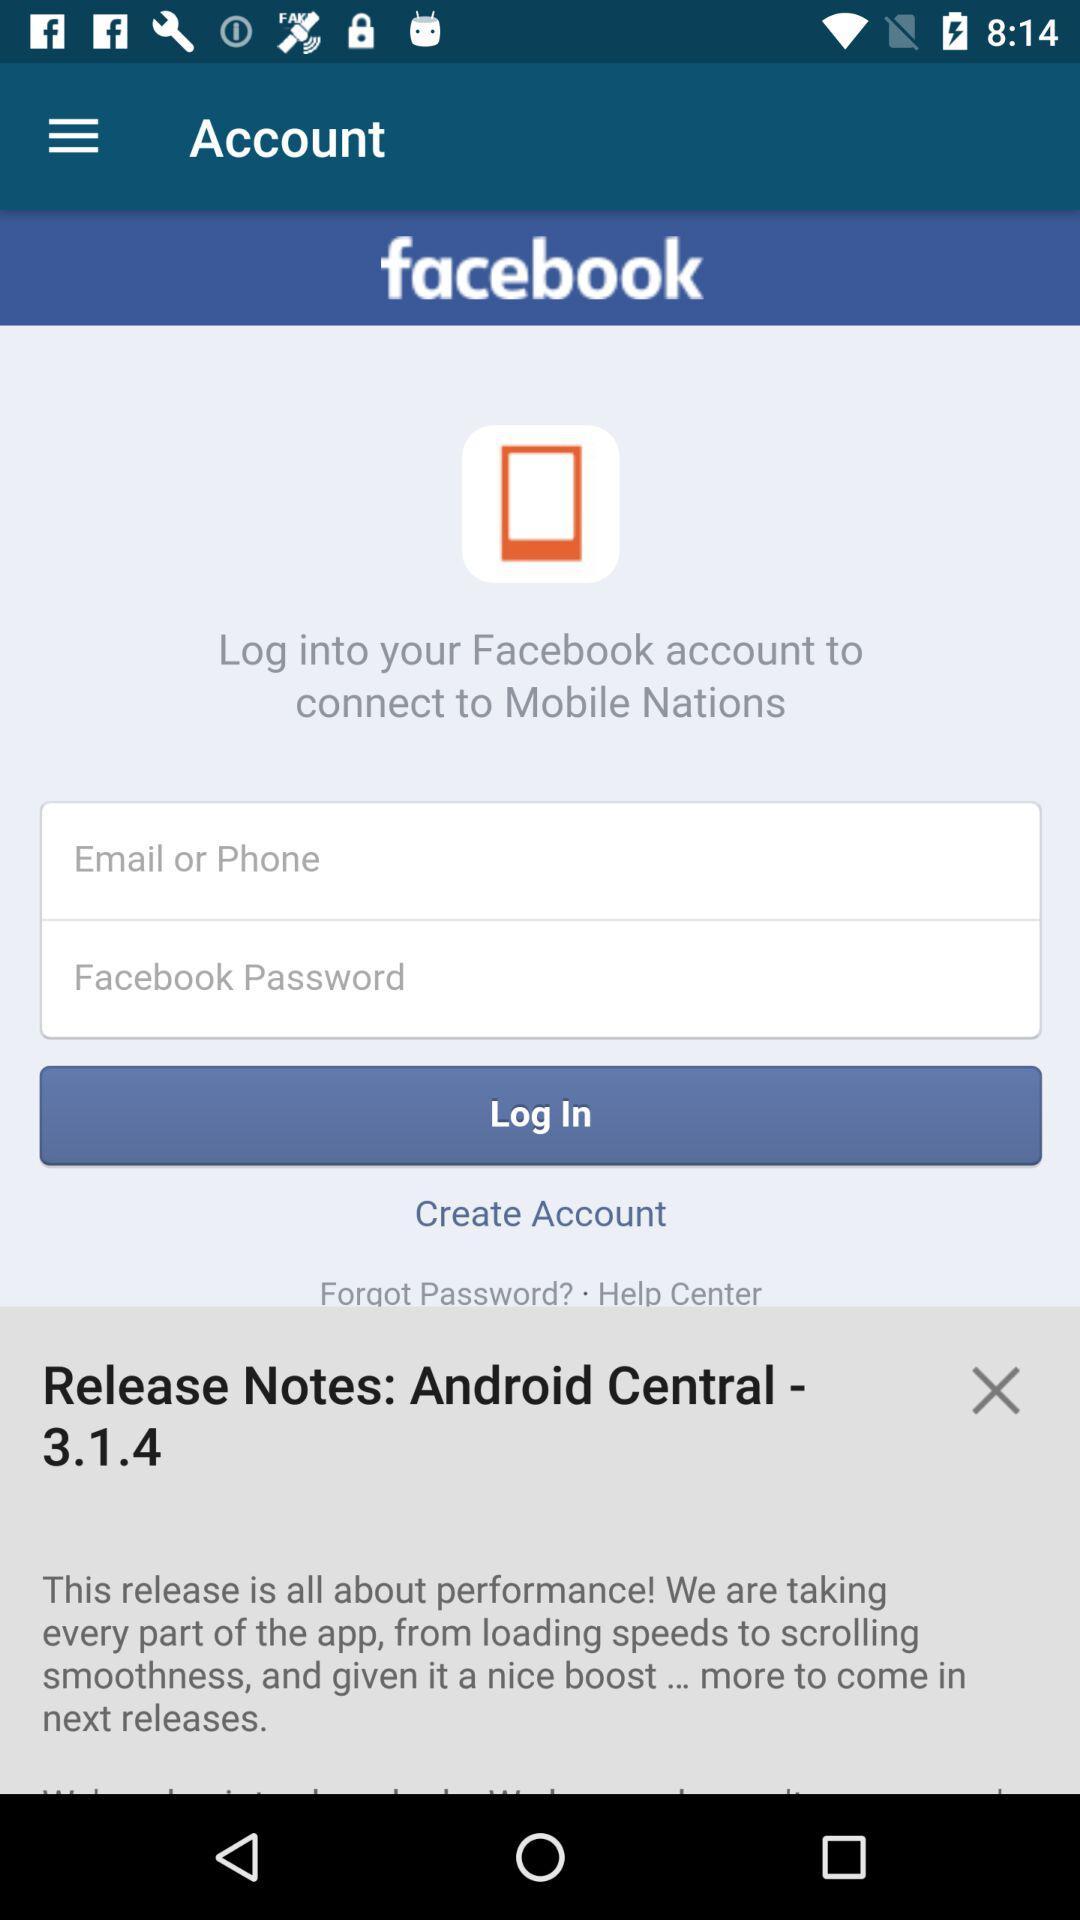 The width and height of the screenshot is (1080, 1920). Describe the element at coordinates (995, 1389) in the screenshot. I see `the close icon` at that location.